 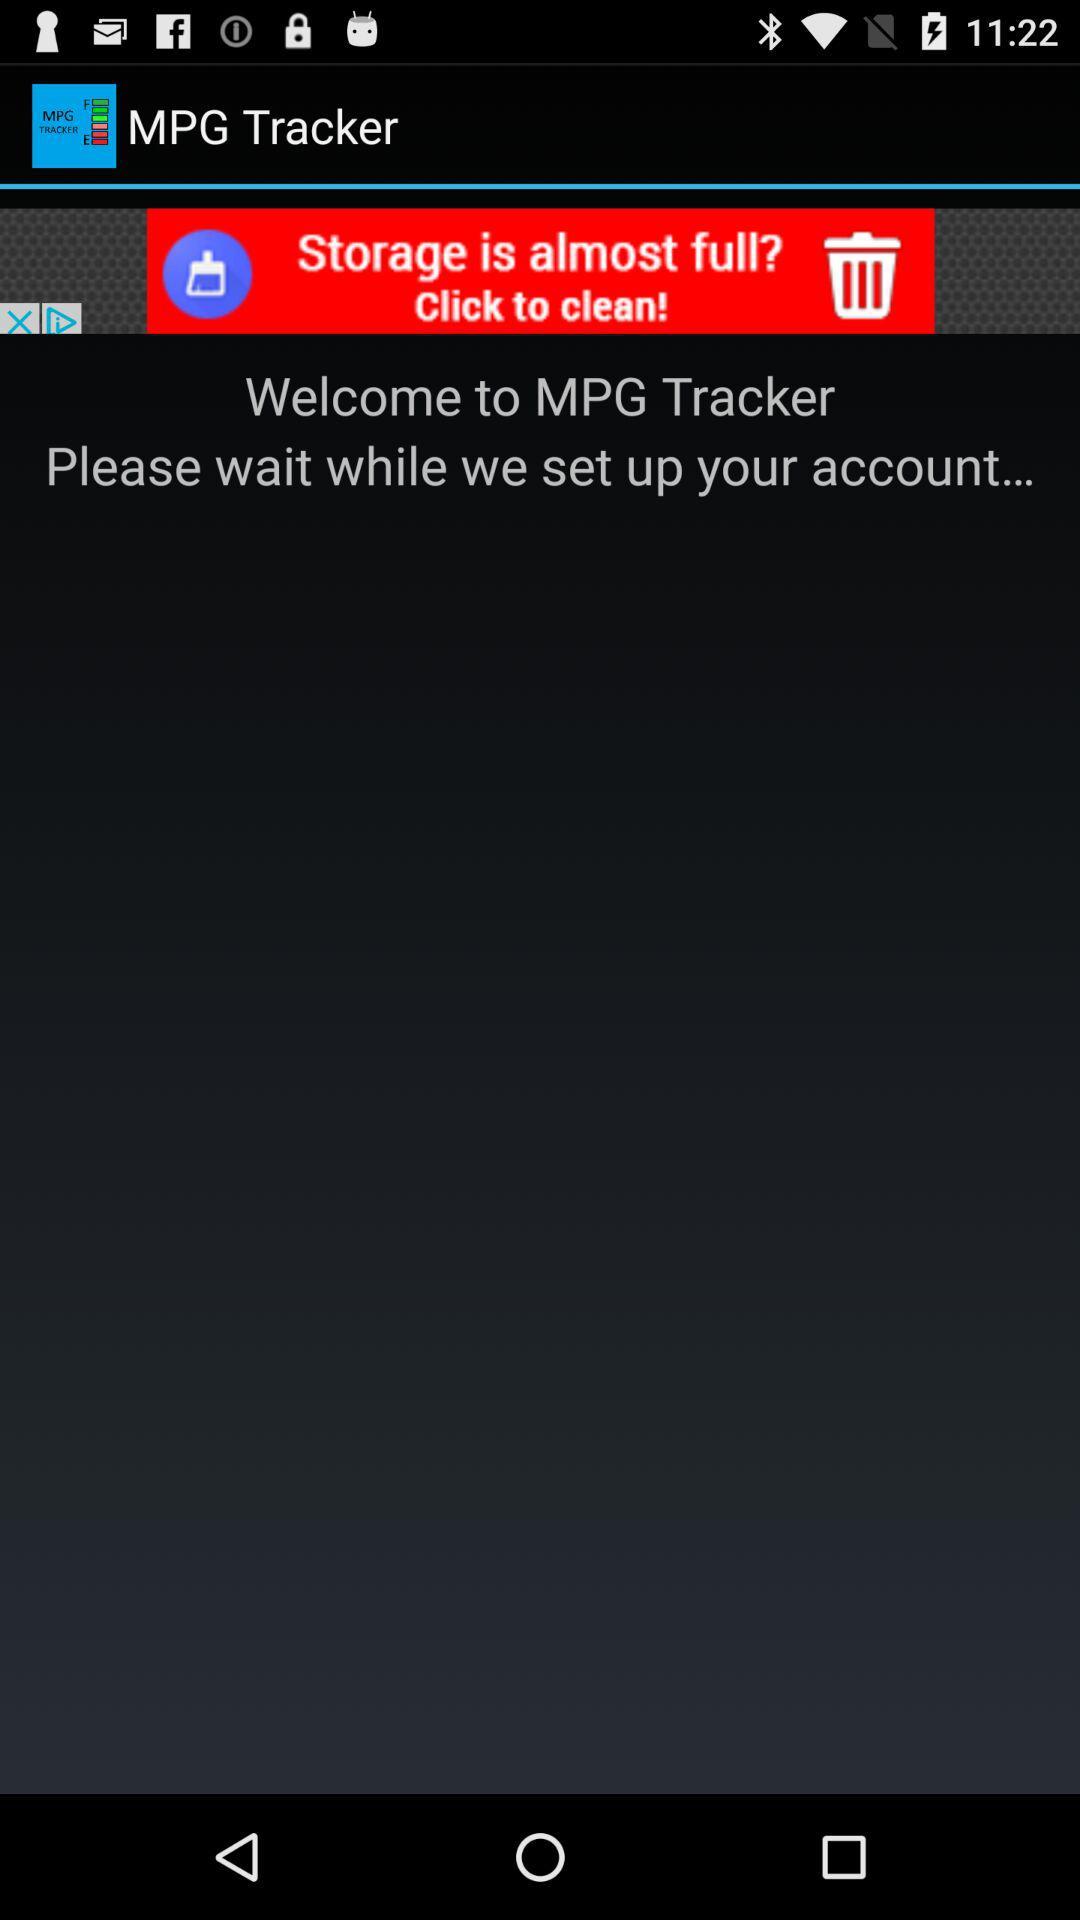 What do you see at coordinates (540, 273) in the screenshot?
I see `selected advertisement` at bounding box center [540, 273].